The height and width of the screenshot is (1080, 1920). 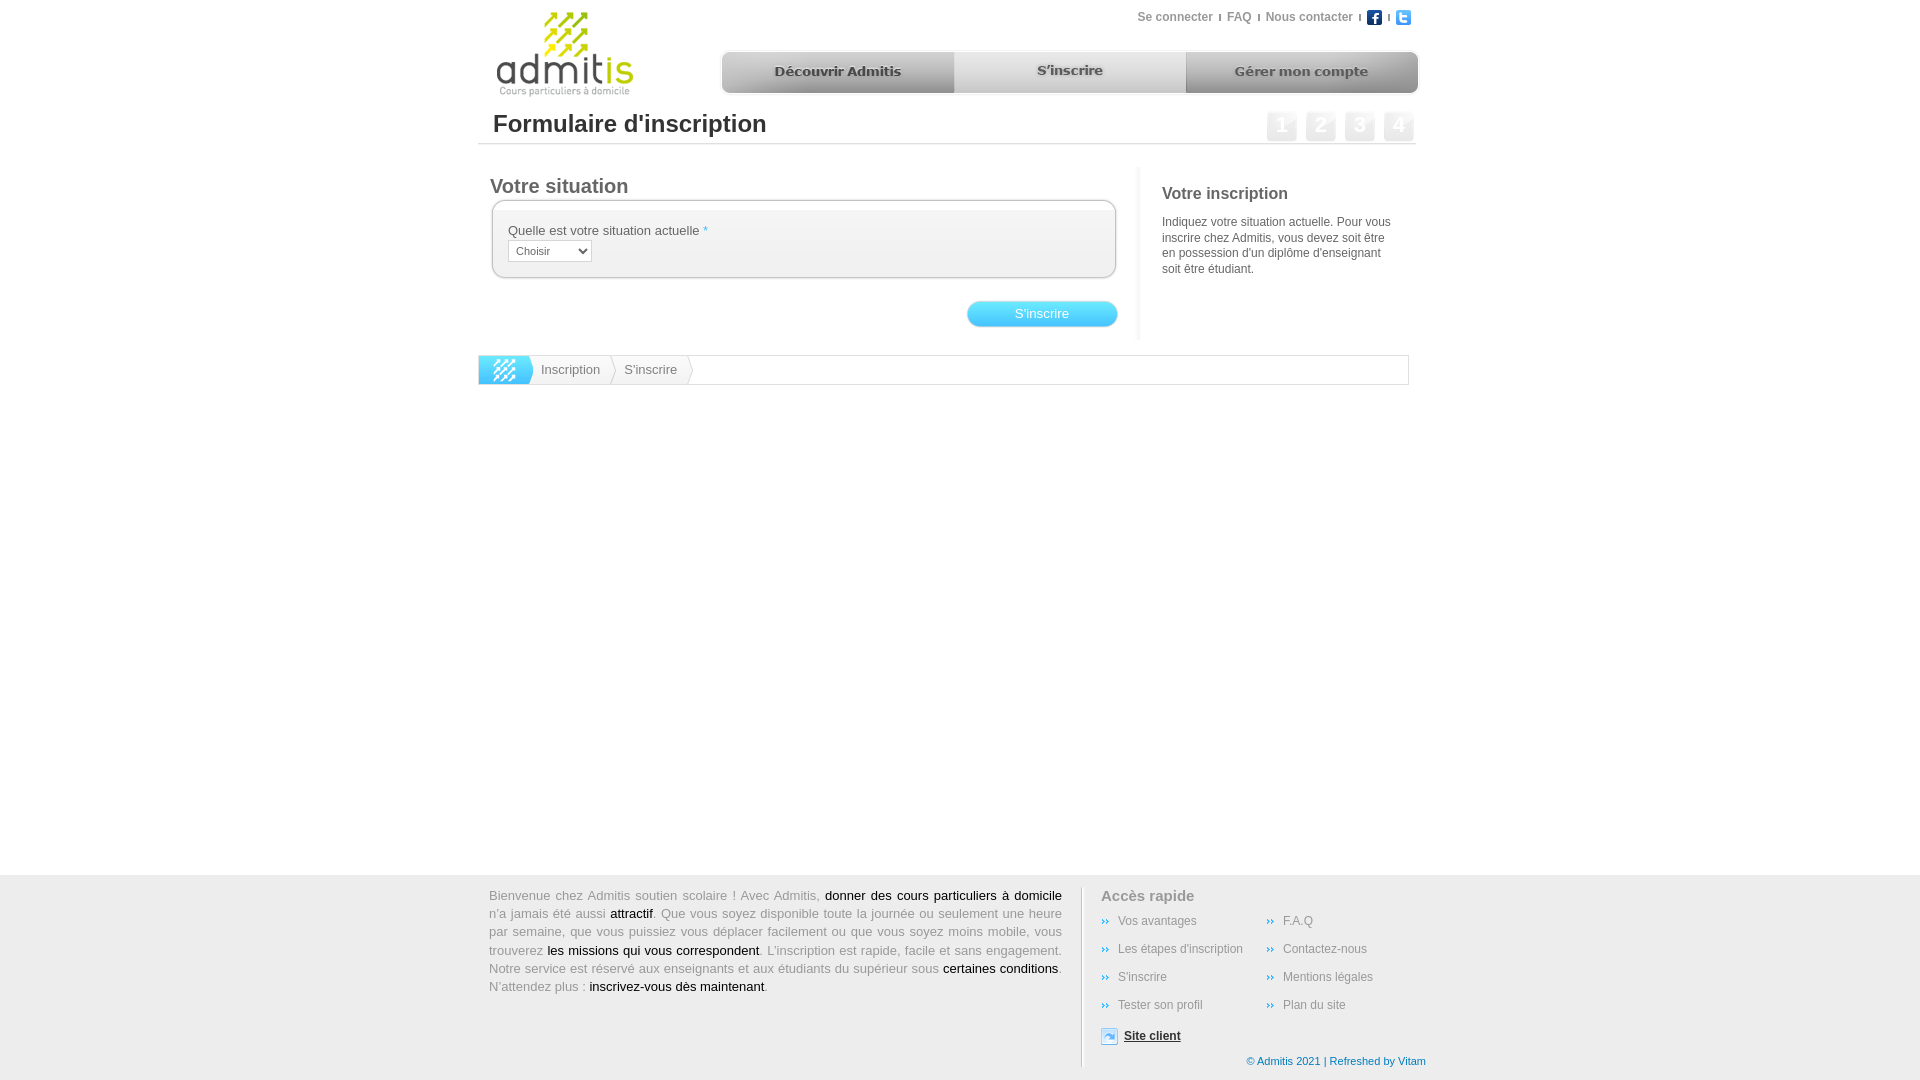 I want to click on 'Contactez-nous', so click(x=1348, y=947).